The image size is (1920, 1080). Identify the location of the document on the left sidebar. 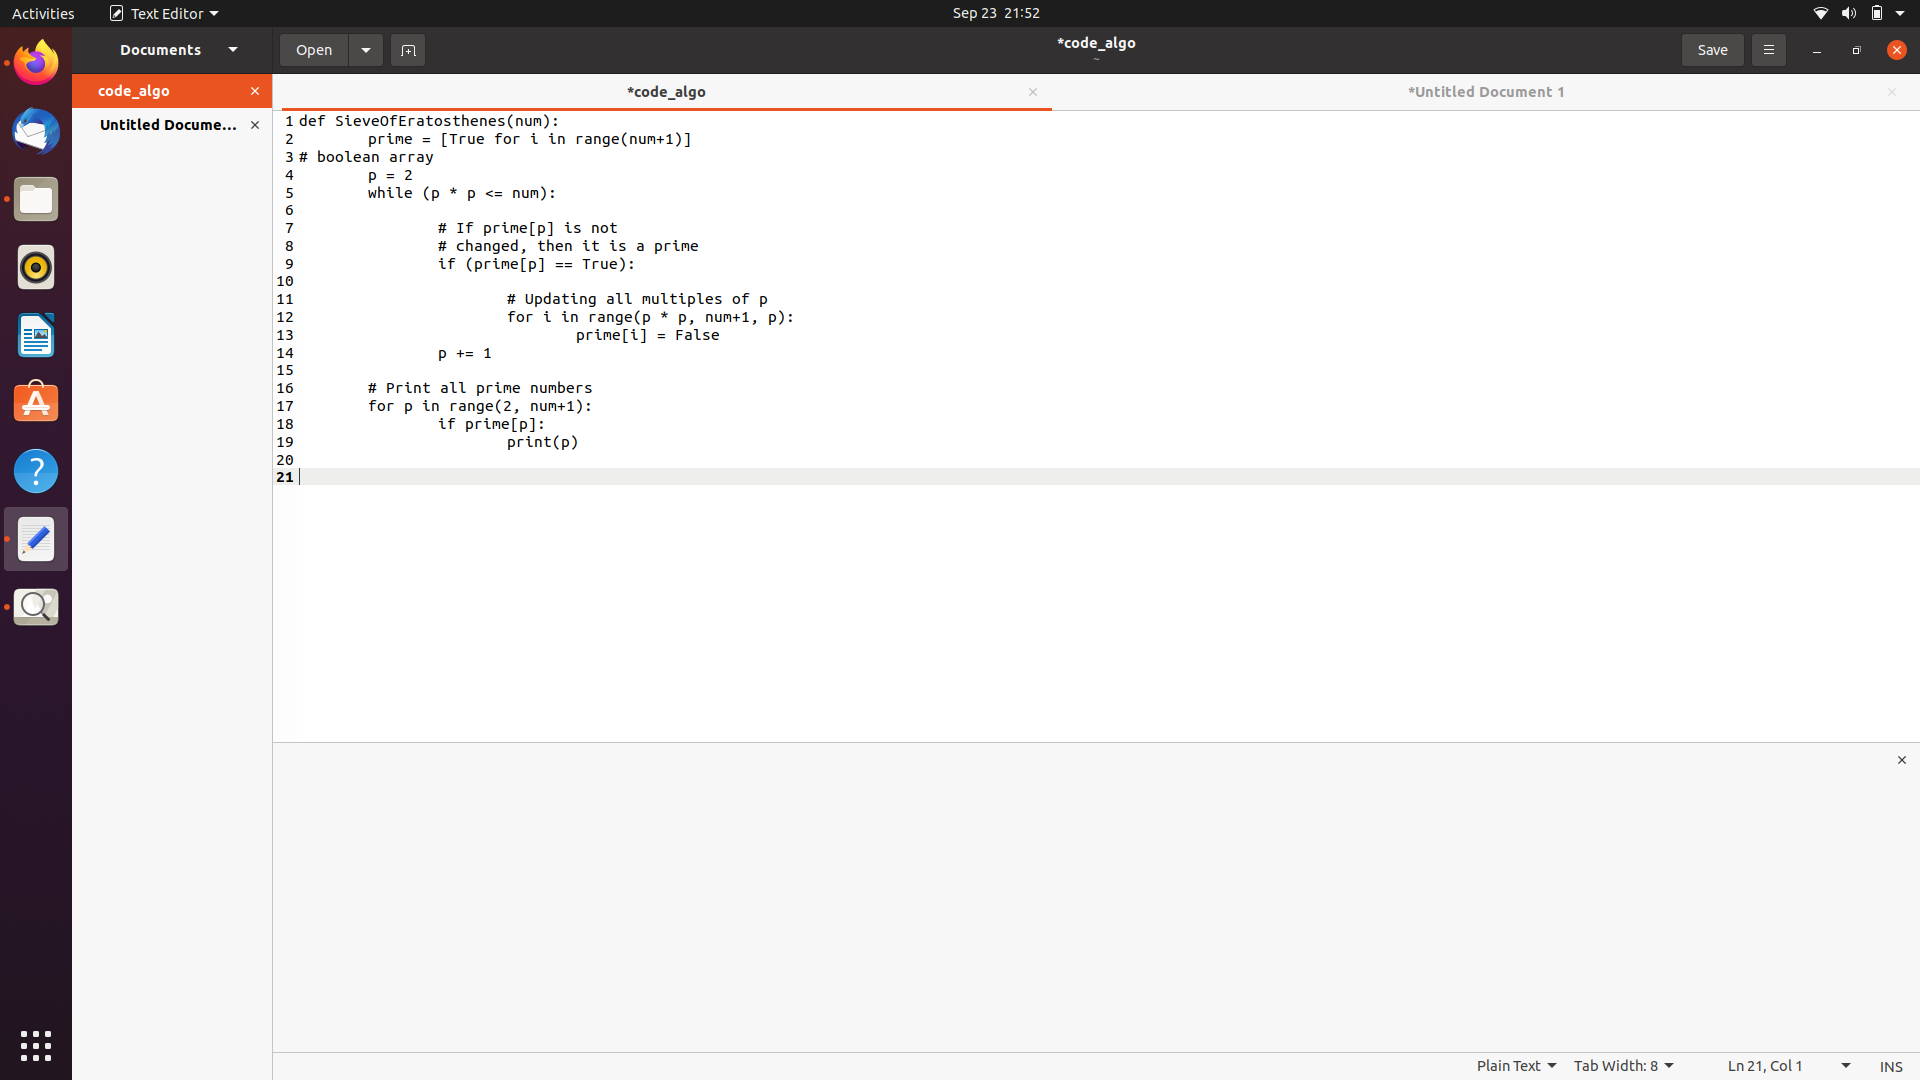
(311, 48).